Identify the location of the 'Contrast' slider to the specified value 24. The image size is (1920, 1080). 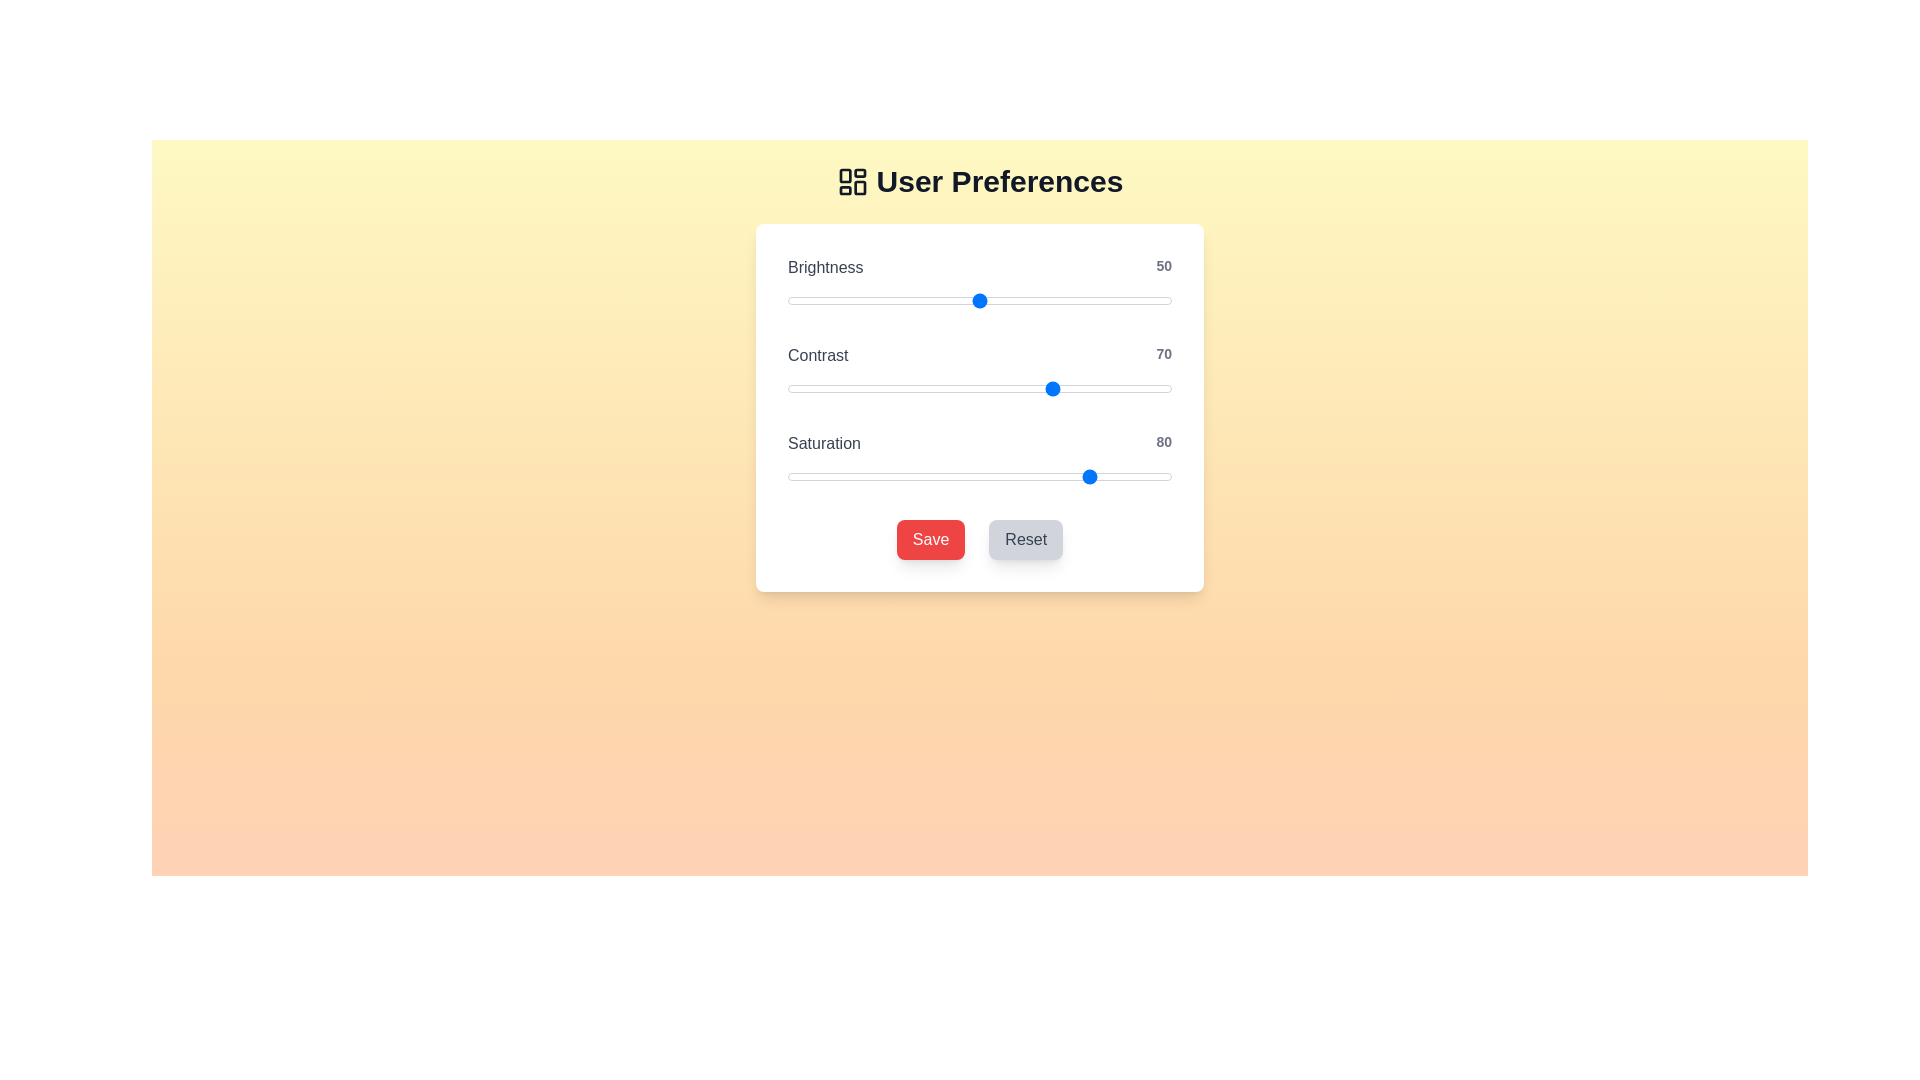
(880, 389).